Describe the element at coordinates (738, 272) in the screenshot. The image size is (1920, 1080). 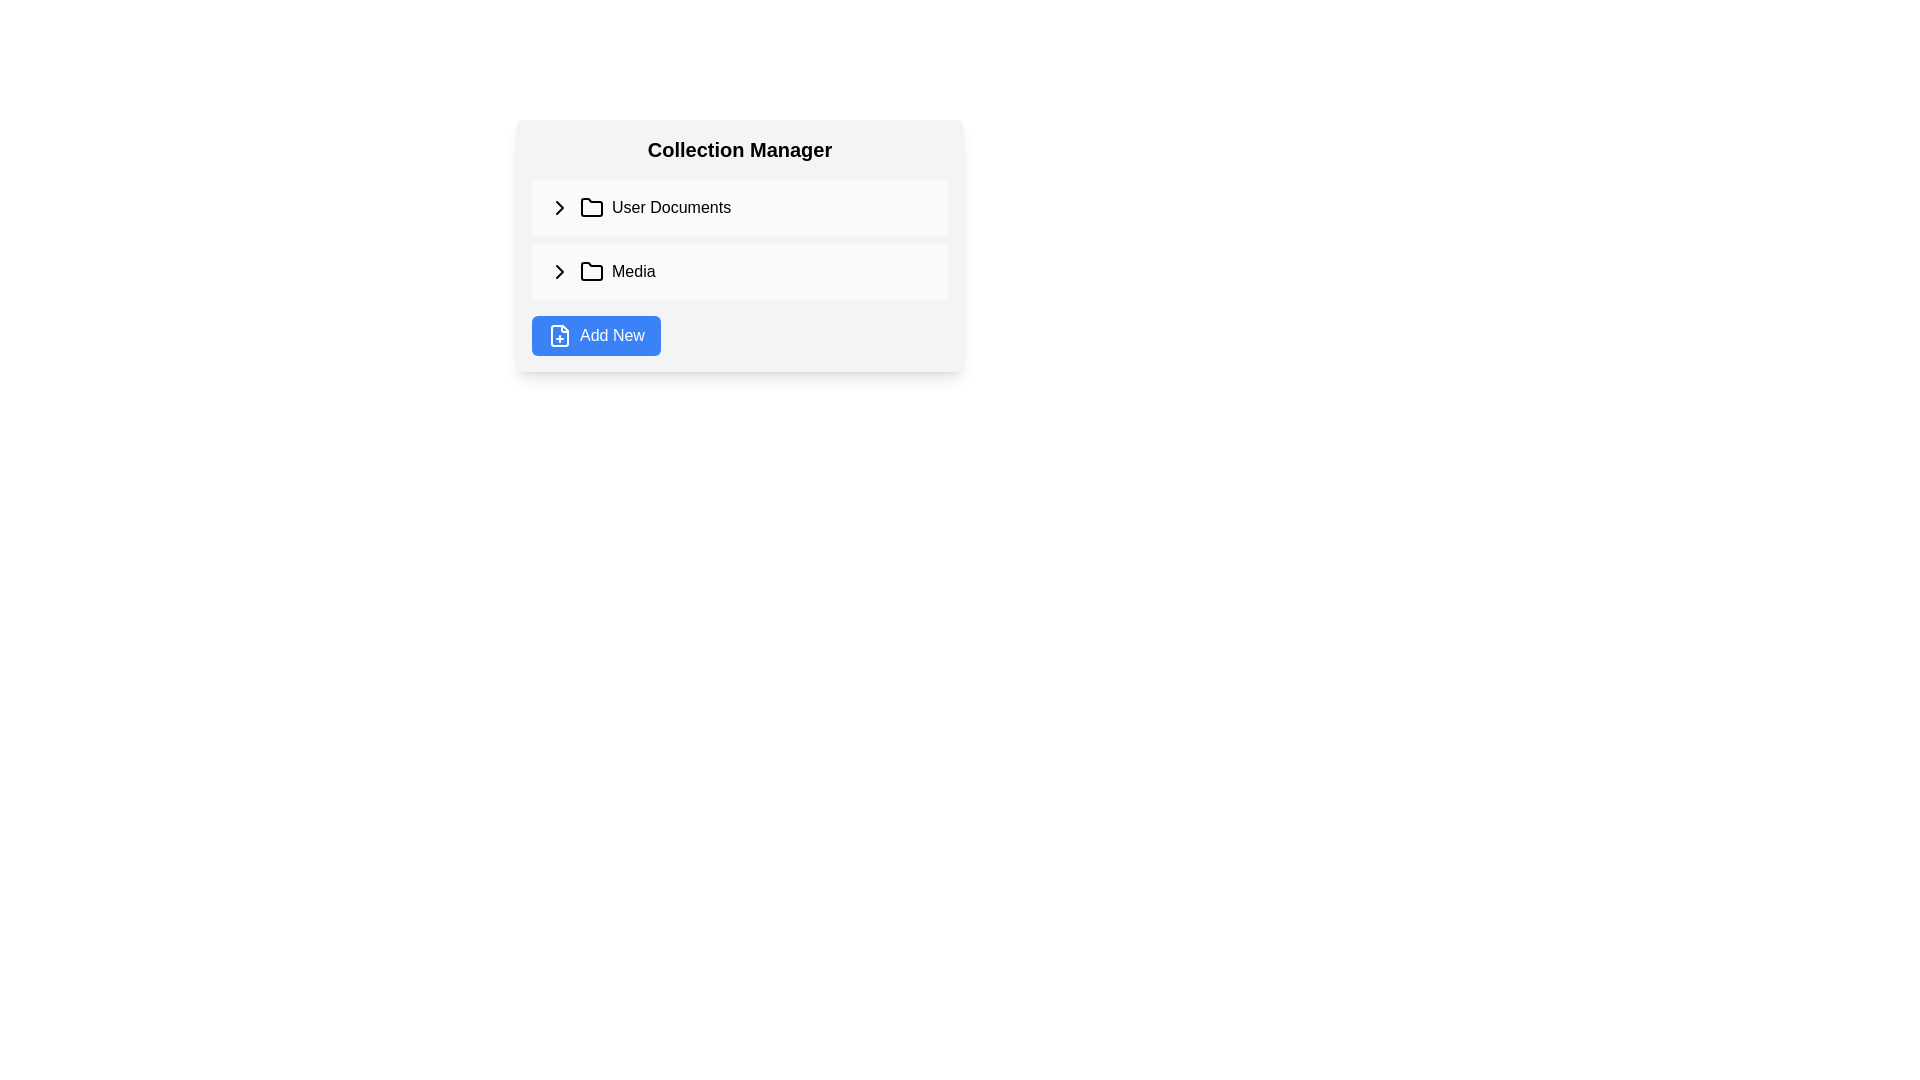
I see `the 'Media' category in the horizontal navigation bar below 'User Documents' and above the 'Add New' button` at that location.